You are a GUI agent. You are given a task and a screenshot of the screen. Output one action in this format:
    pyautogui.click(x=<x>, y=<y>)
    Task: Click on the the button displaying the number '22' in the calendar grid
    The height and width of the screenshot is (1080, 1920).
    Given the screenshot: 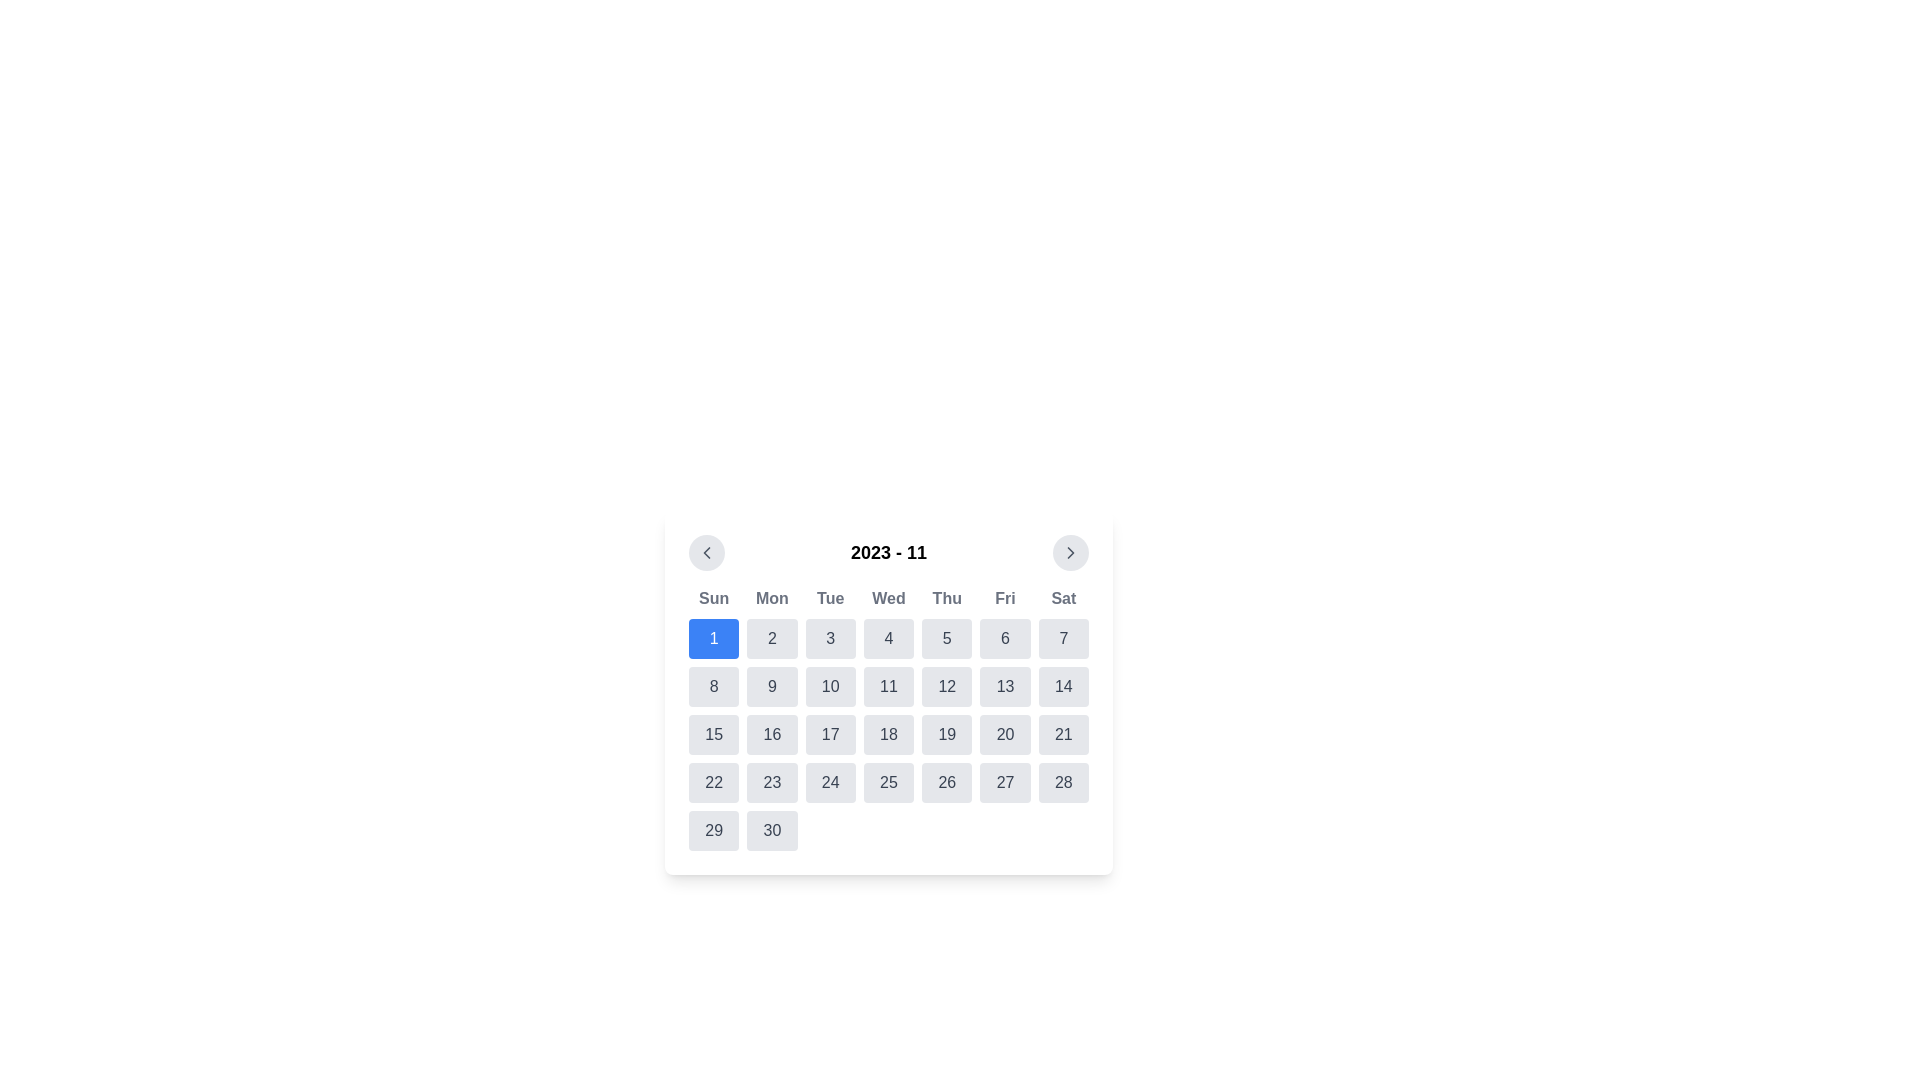 What is the action you would take?
    pyautogui.click(x=714, y=782)
    